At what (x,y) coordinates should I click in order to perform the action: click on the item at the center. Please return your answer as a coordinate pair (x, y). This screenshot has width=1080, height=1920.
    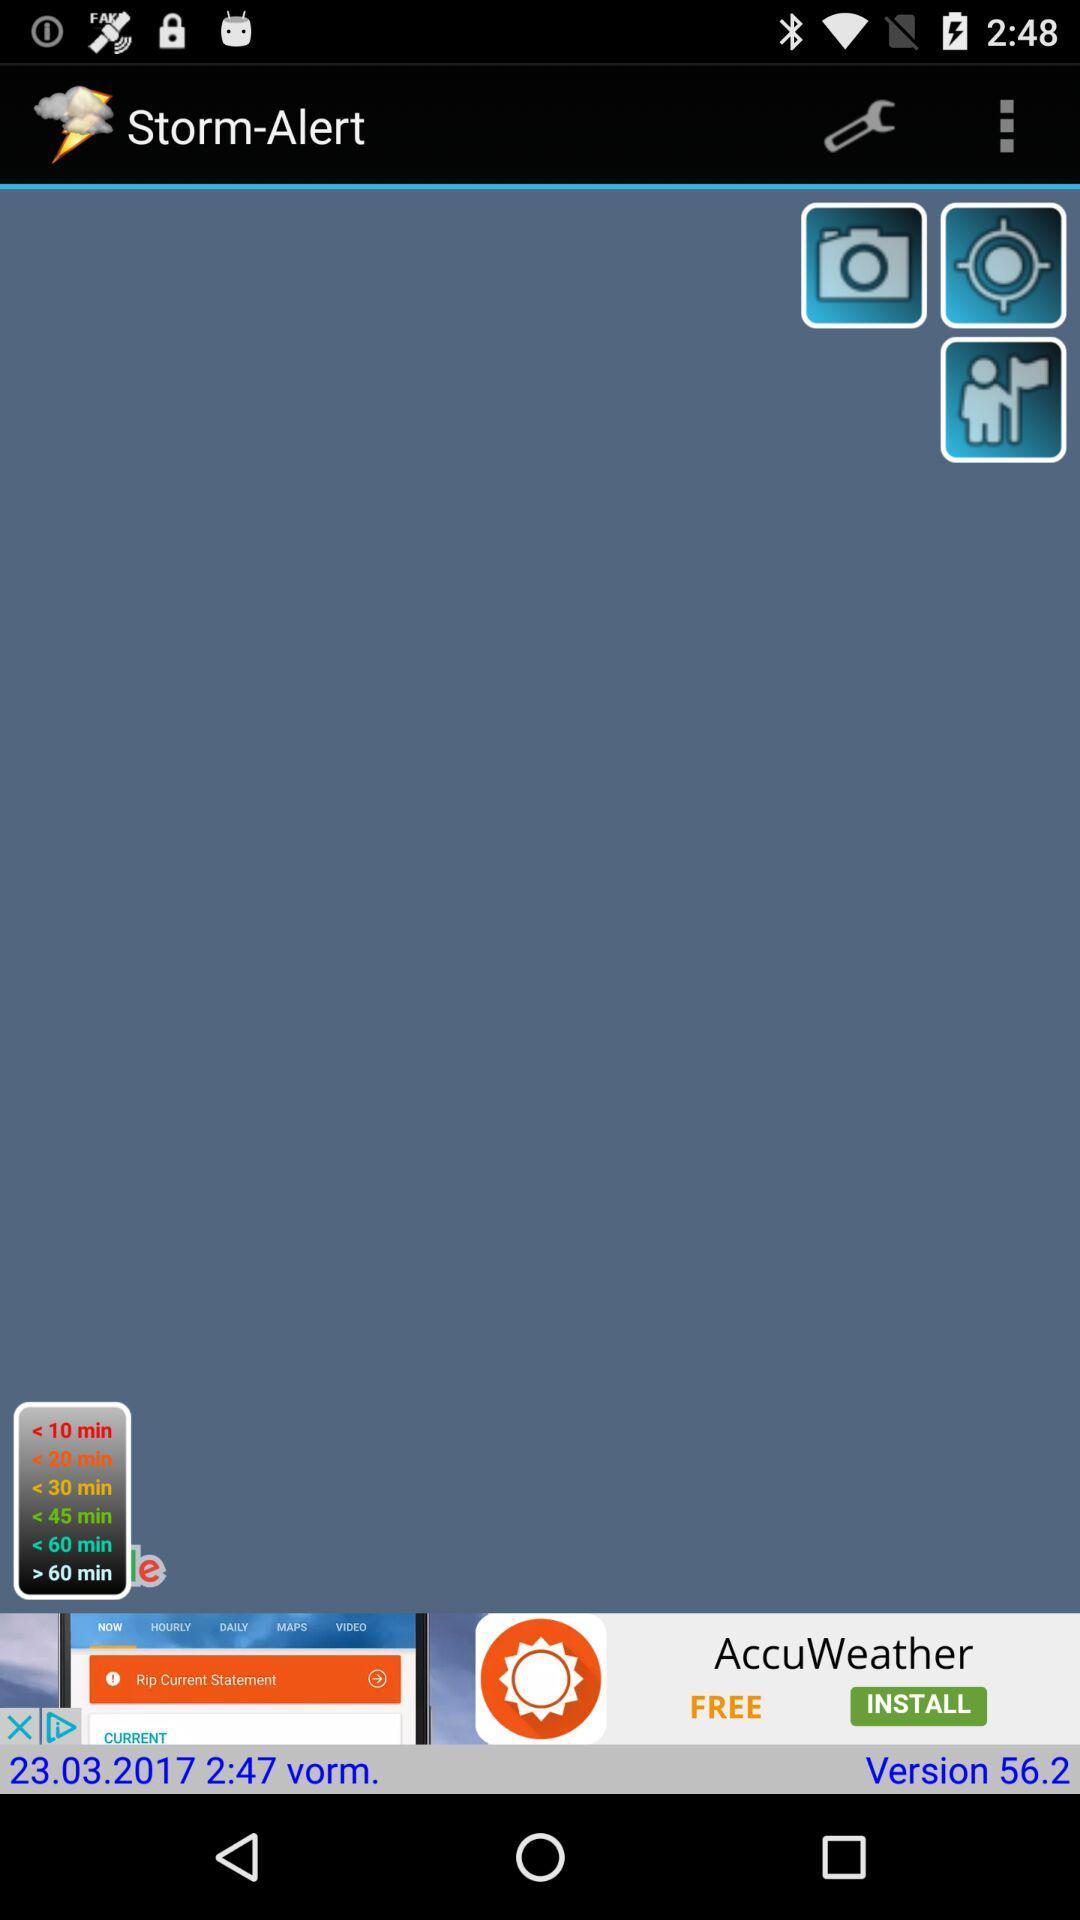
    Looking at the image, I should click on (540, 900).